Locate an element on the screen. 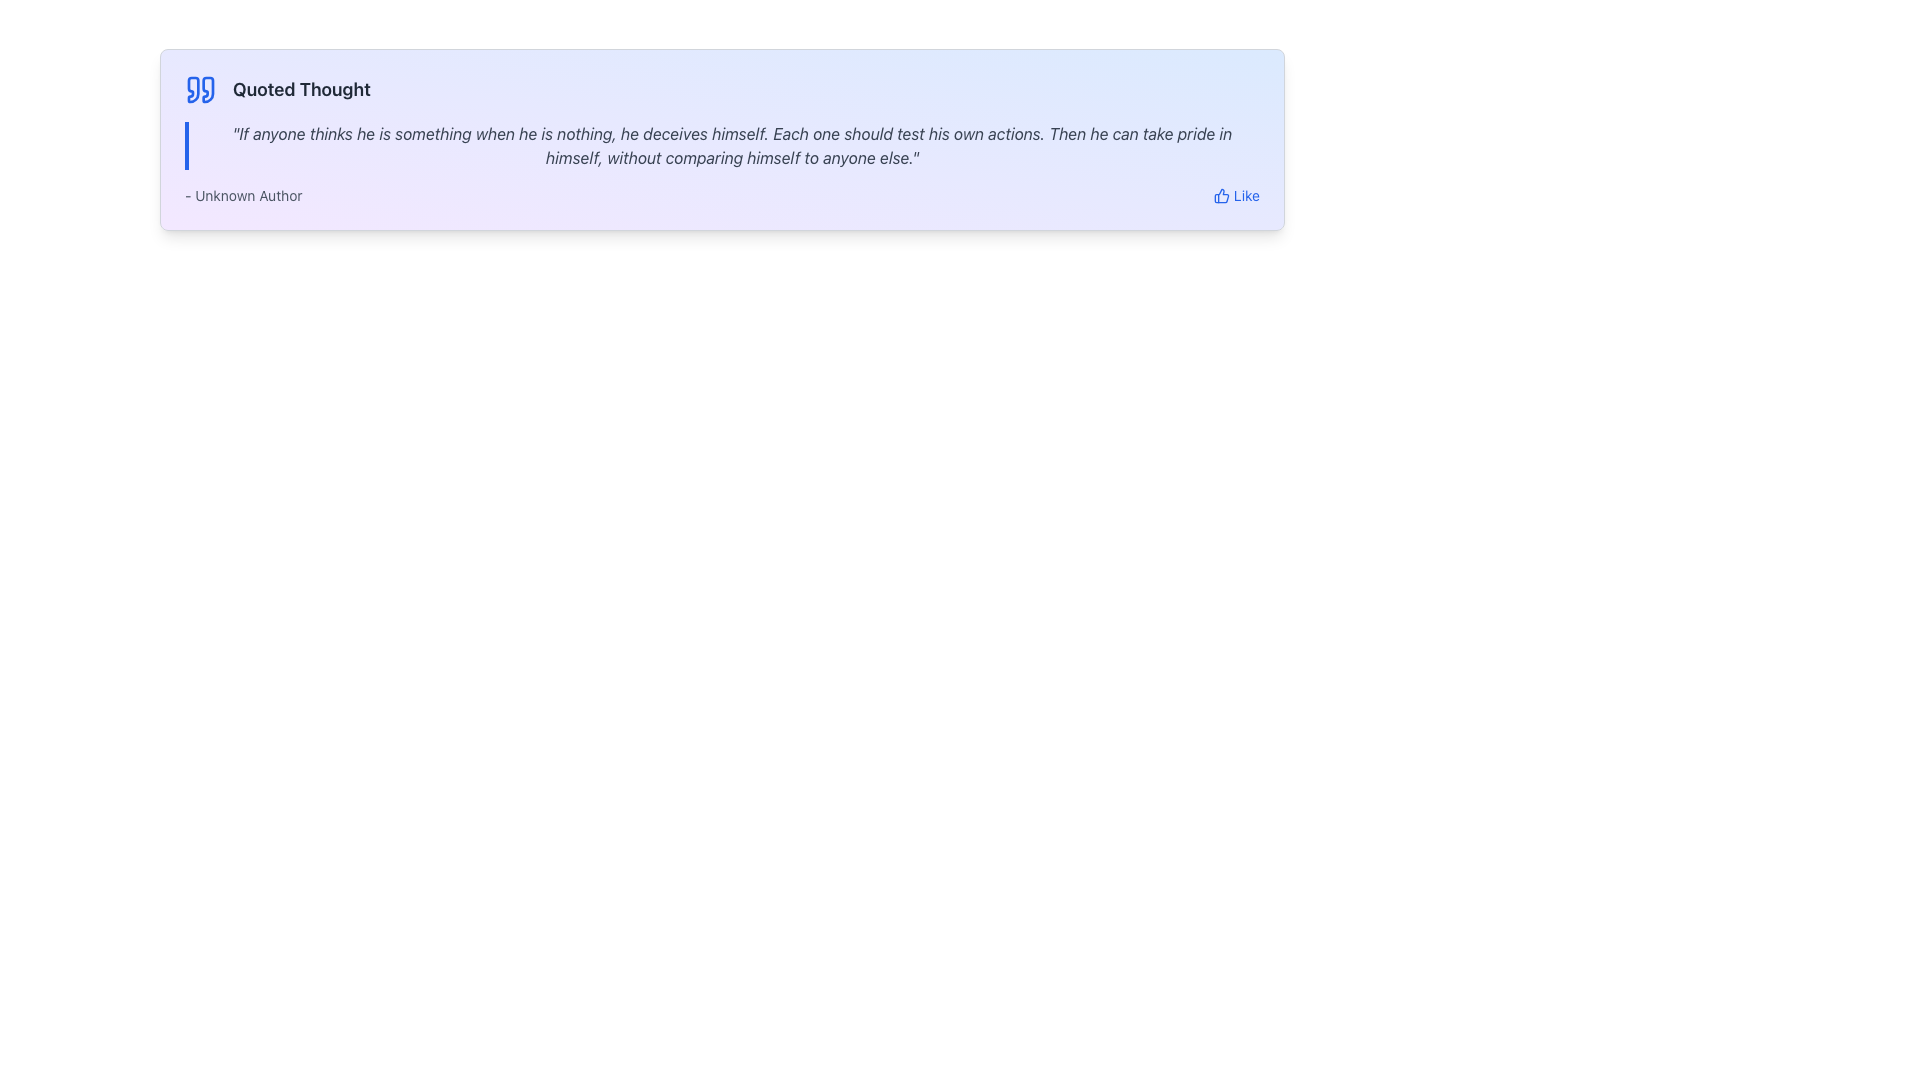 This screenshot has height=1080, width=1920. the decorative quotation mark SVG graphic element located to the left of the 'Quoted Thought' text is located at coordinates (193, 88).